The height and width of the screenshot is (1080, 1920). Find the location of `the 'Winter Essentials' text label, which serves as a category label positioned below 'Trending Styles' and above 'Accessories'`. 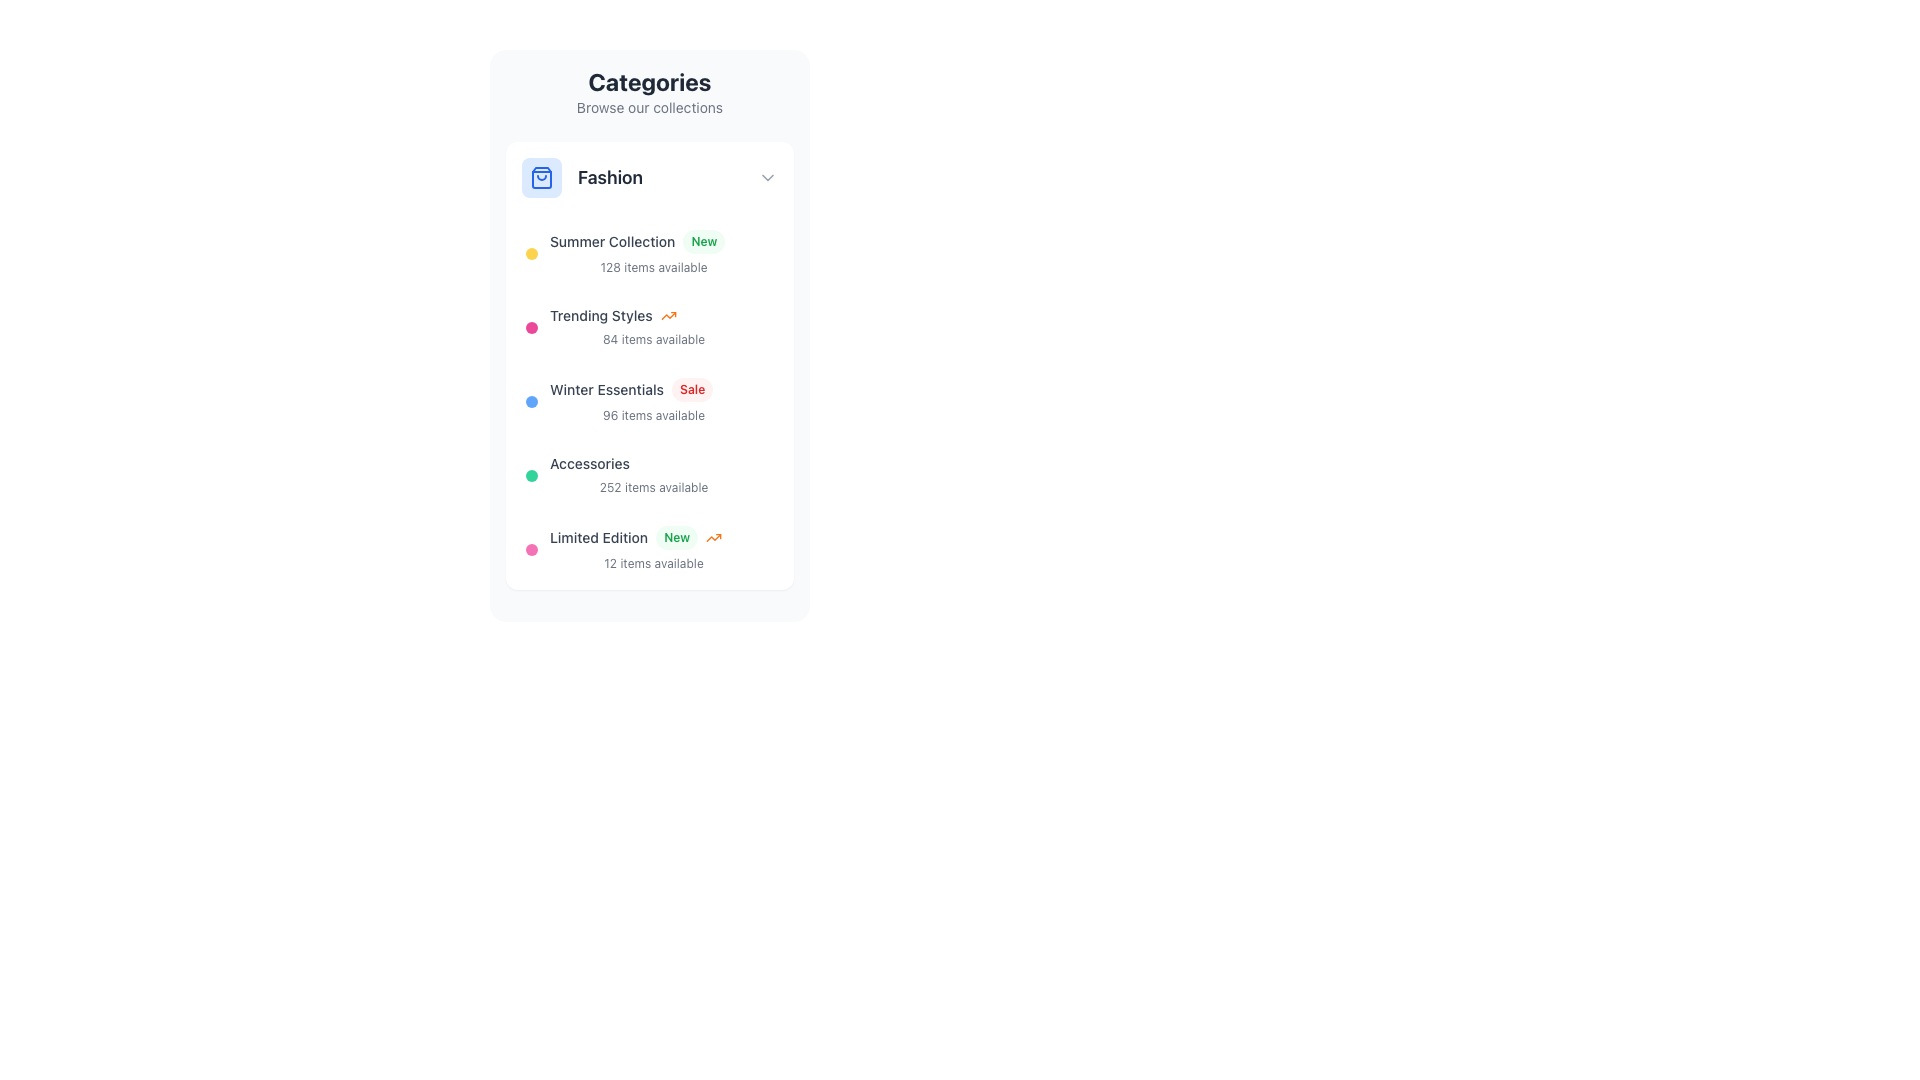

the 'Winter Essentials' text label, which serves as a category label positioned below 'Trending Styles' and above 'Accessories' is located at coordinates (605, 389).